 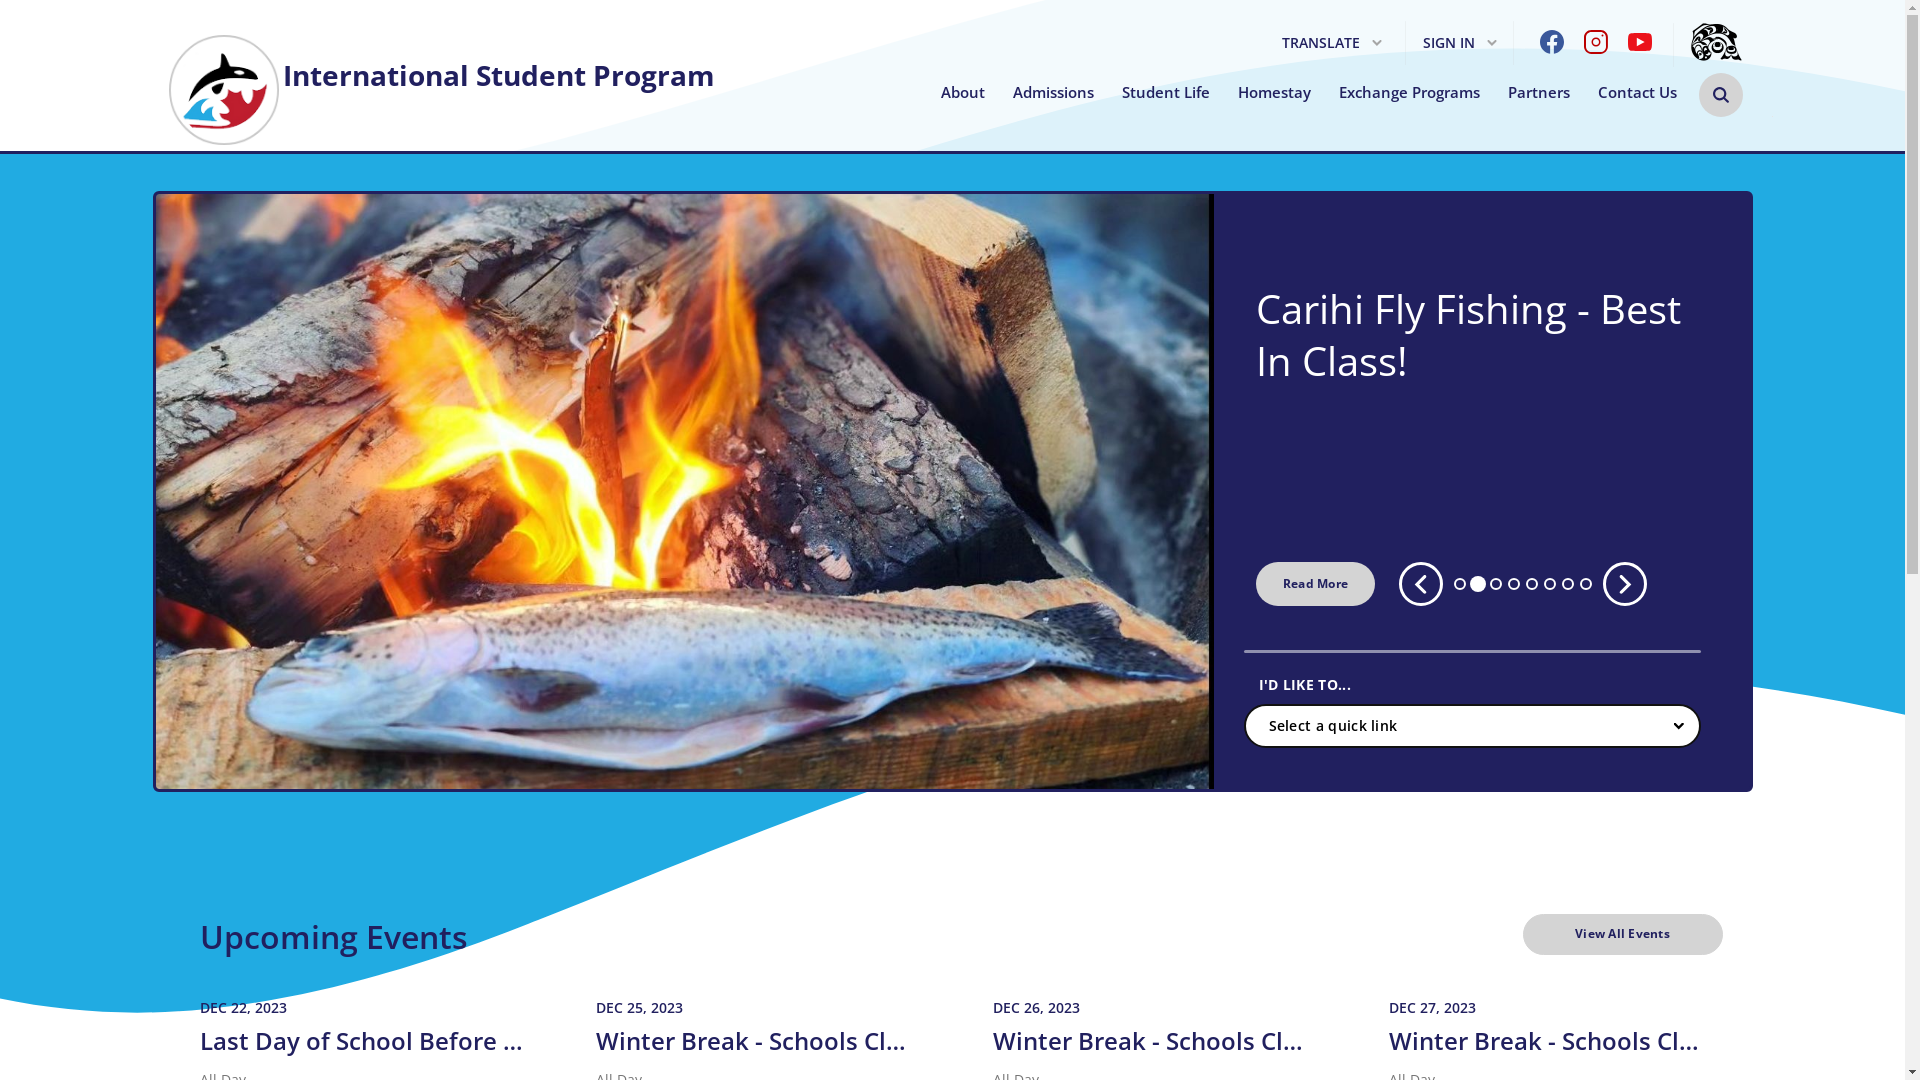 I want to click on 'Partners', so click(x=1538, y=92).